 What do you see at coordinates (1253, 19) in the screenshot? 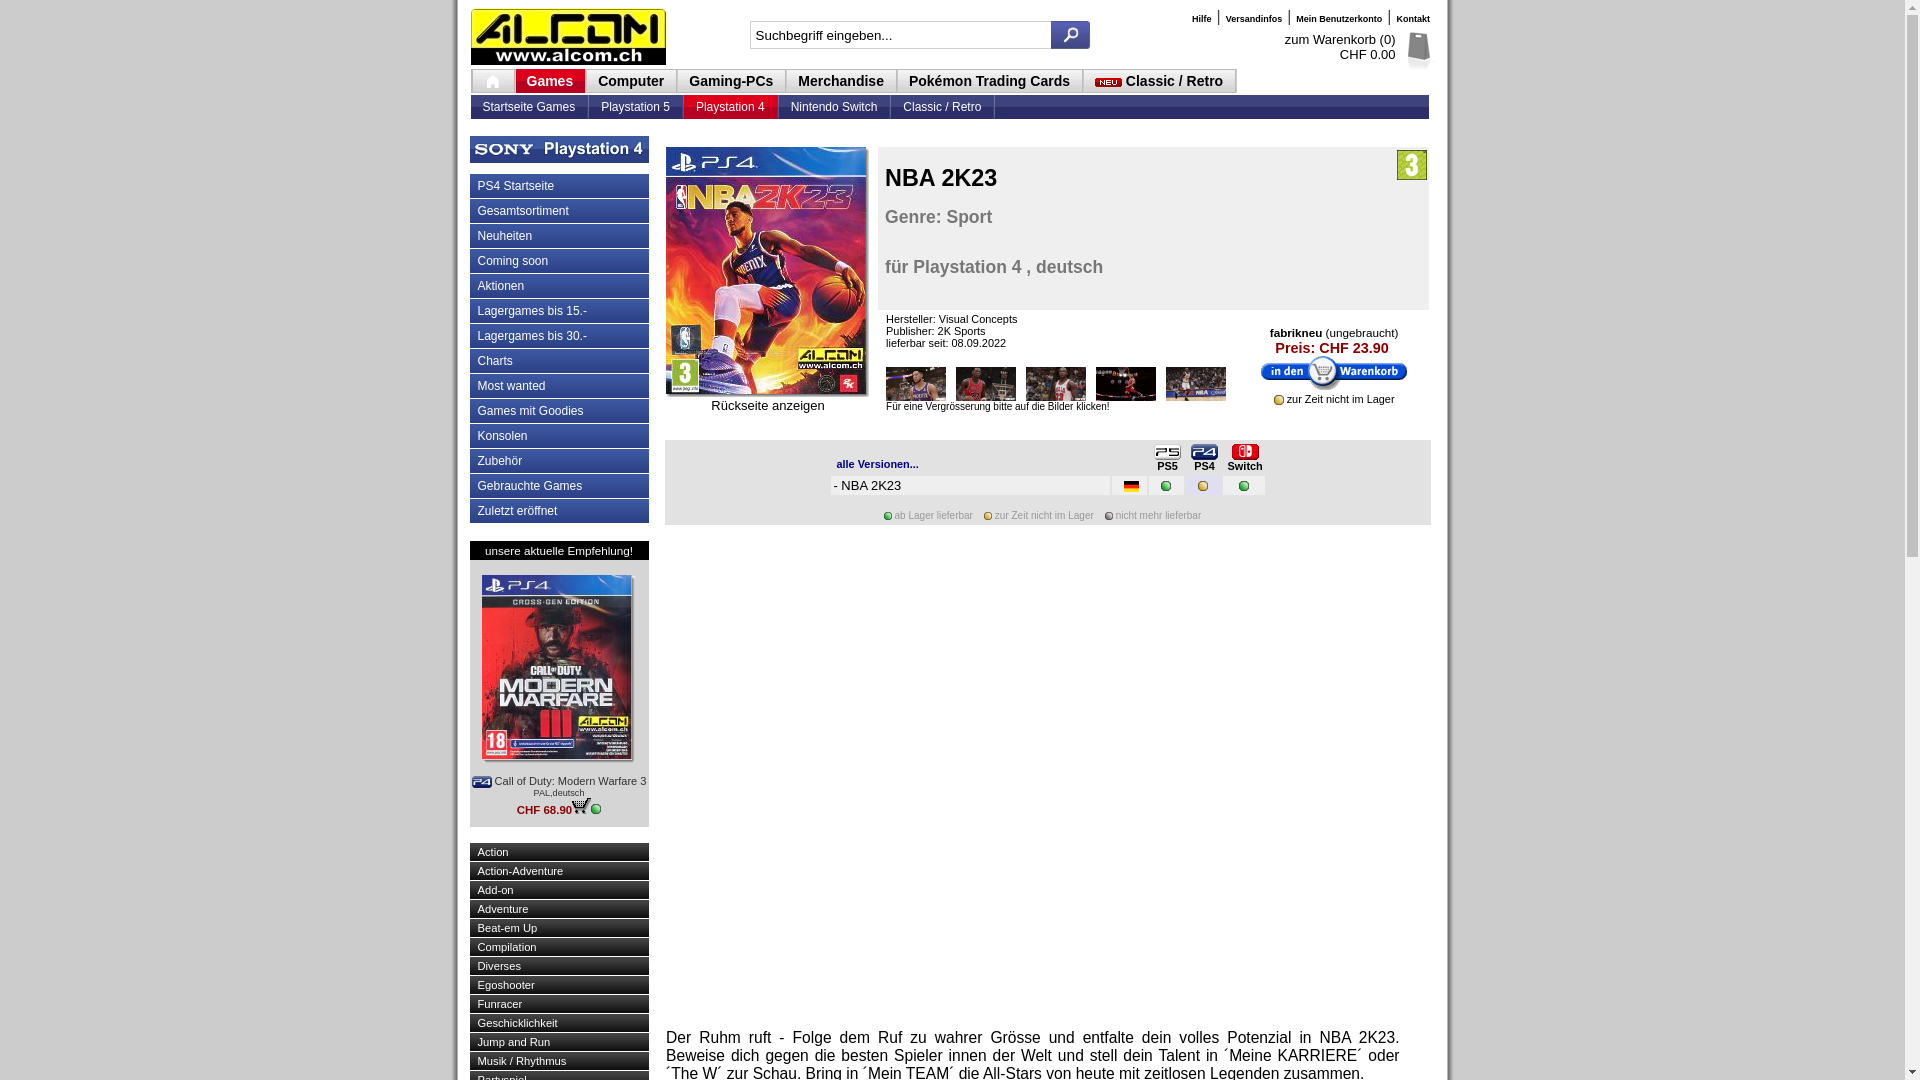
I see `'Versandinfos'` at bounding box center [1253, 19].